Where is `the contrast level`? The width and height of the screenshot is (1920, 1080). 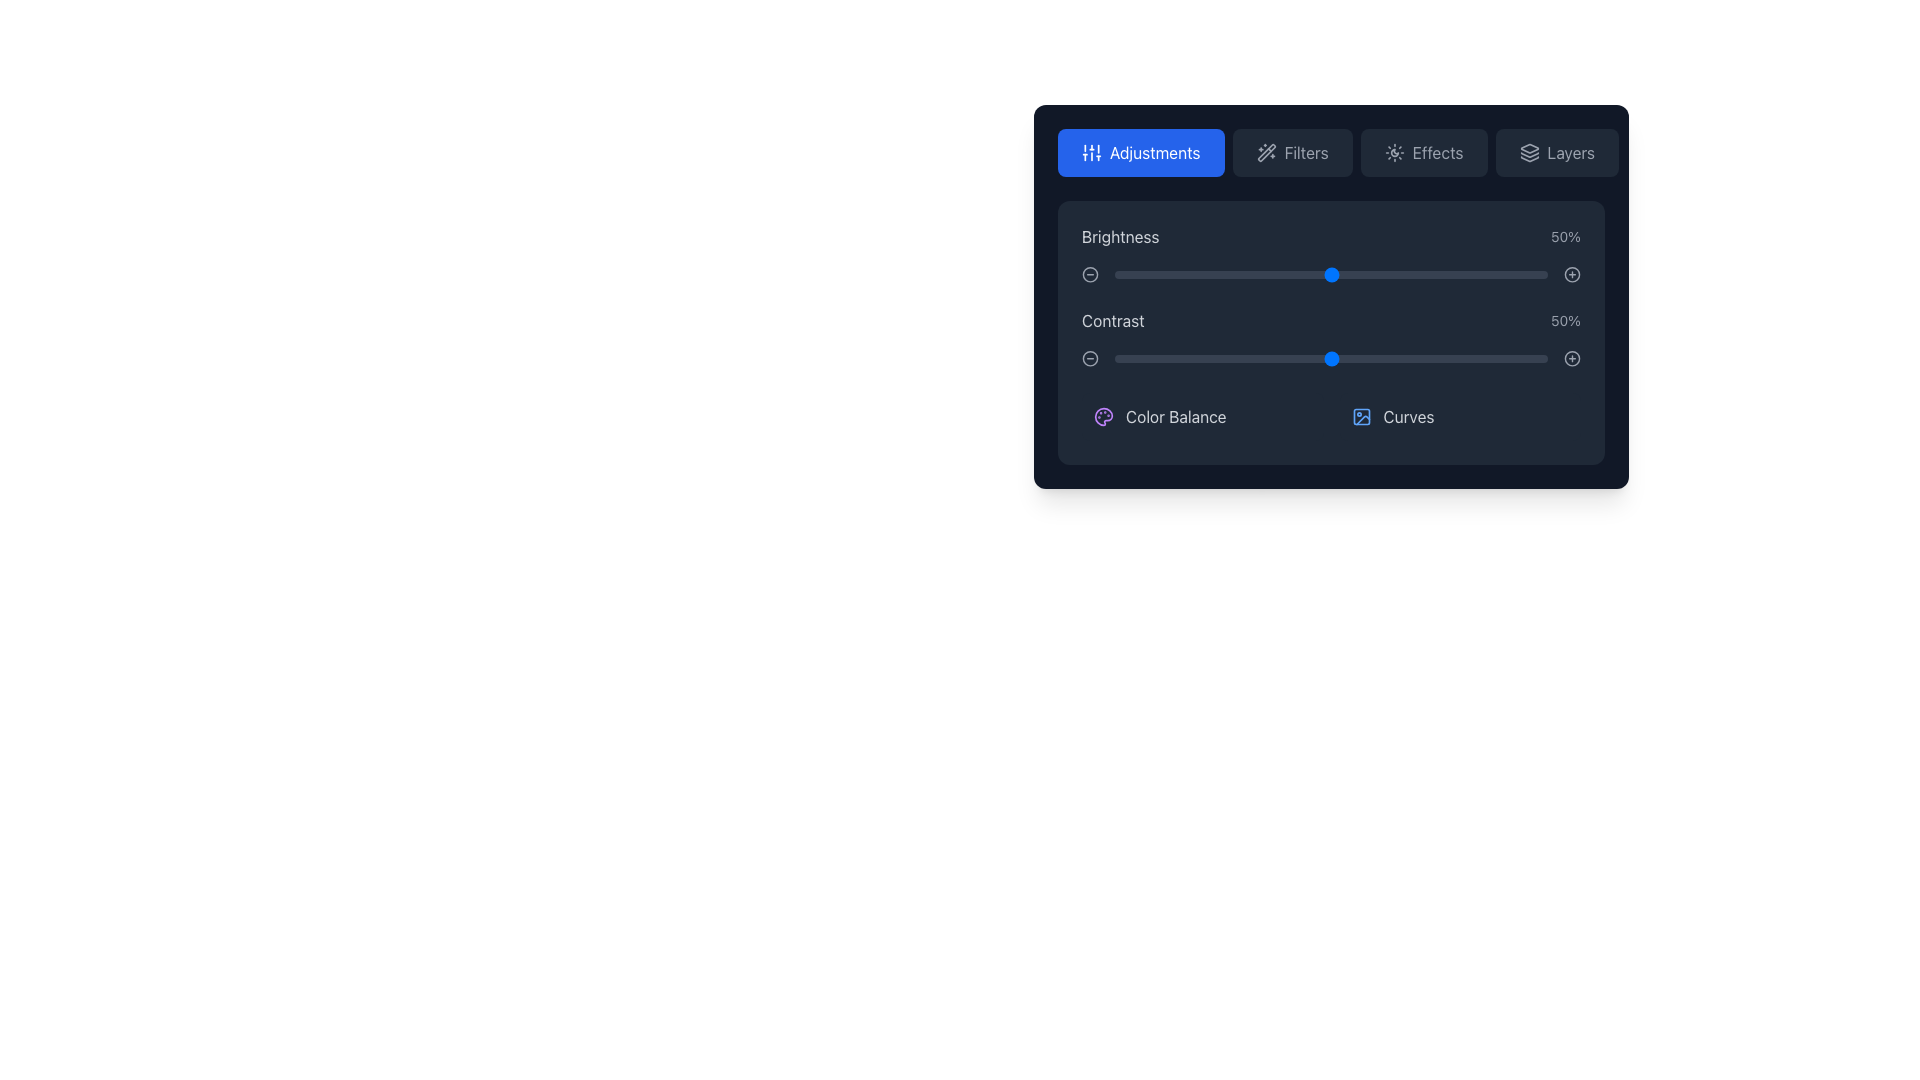 the contrast level is located at coordinates (1533, 357).